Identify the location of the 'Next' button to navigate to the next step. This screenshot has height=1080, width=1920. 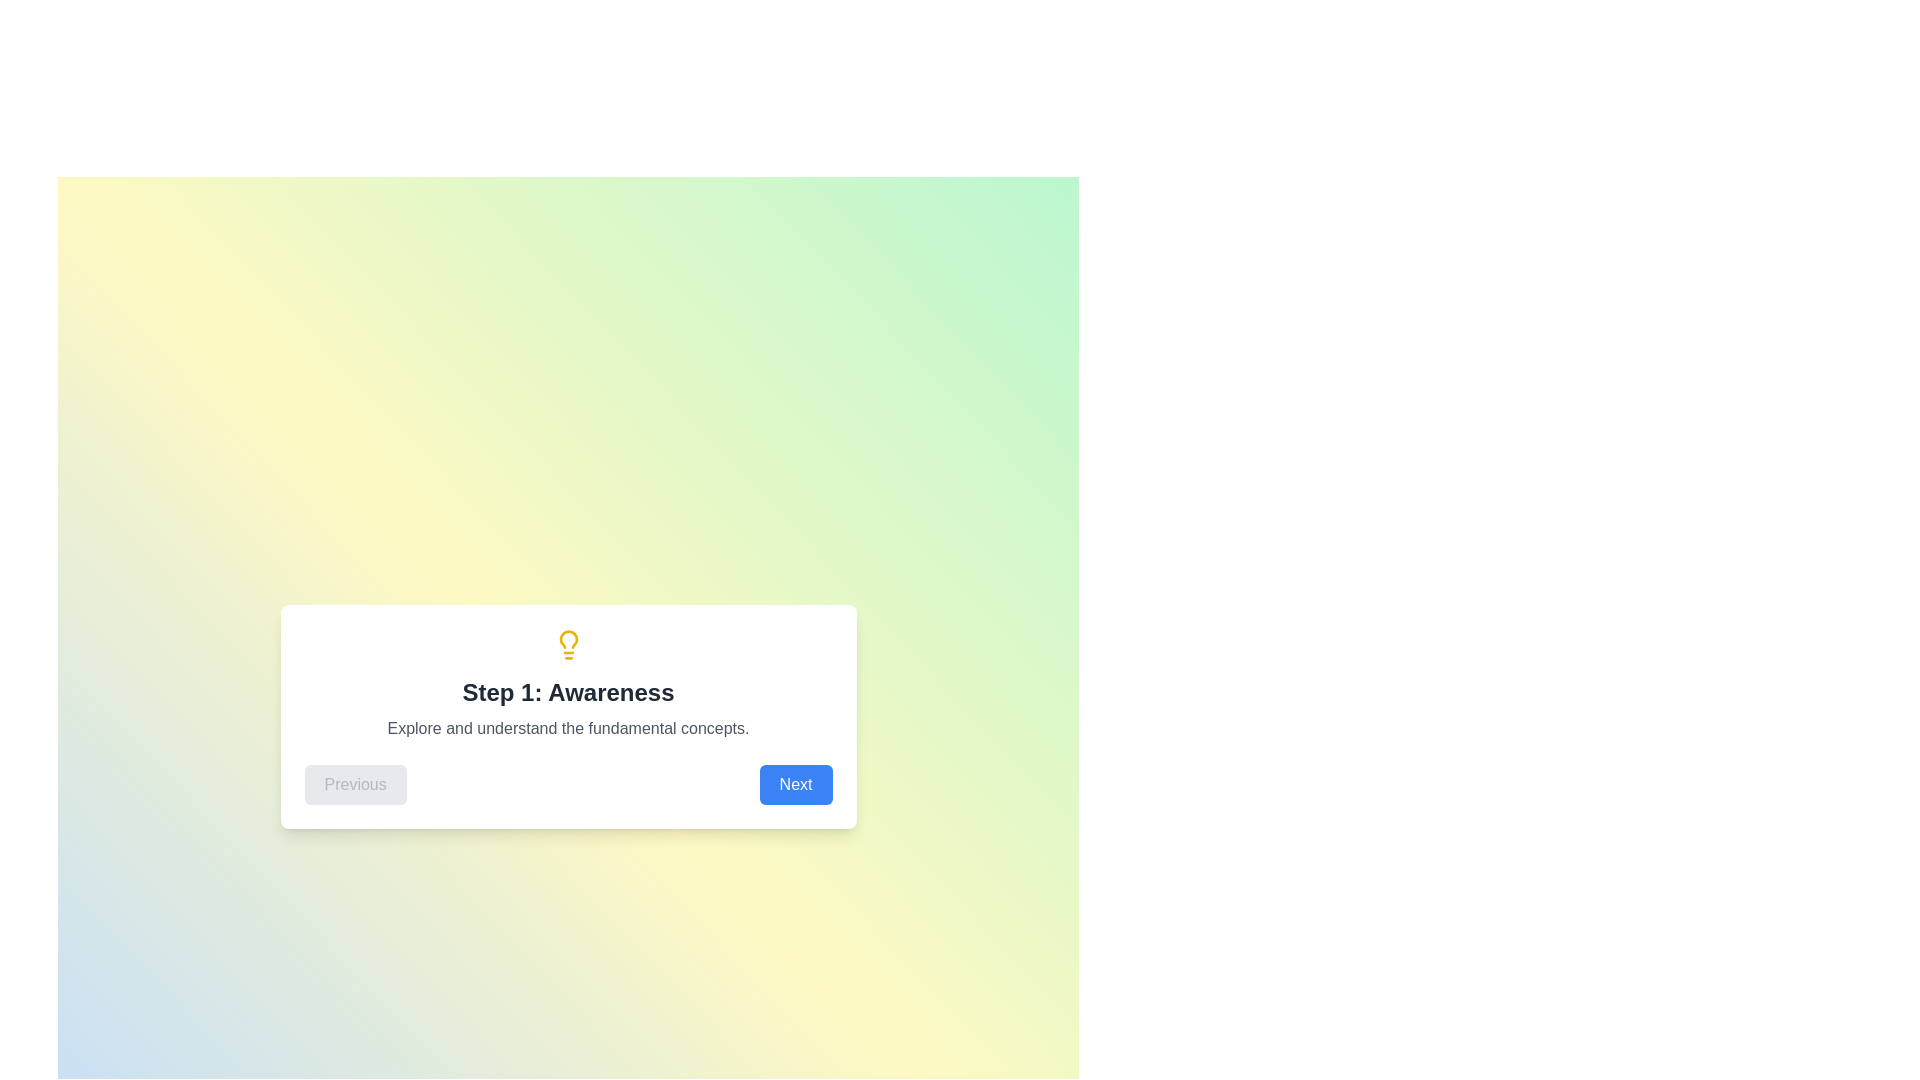
(795, 784).